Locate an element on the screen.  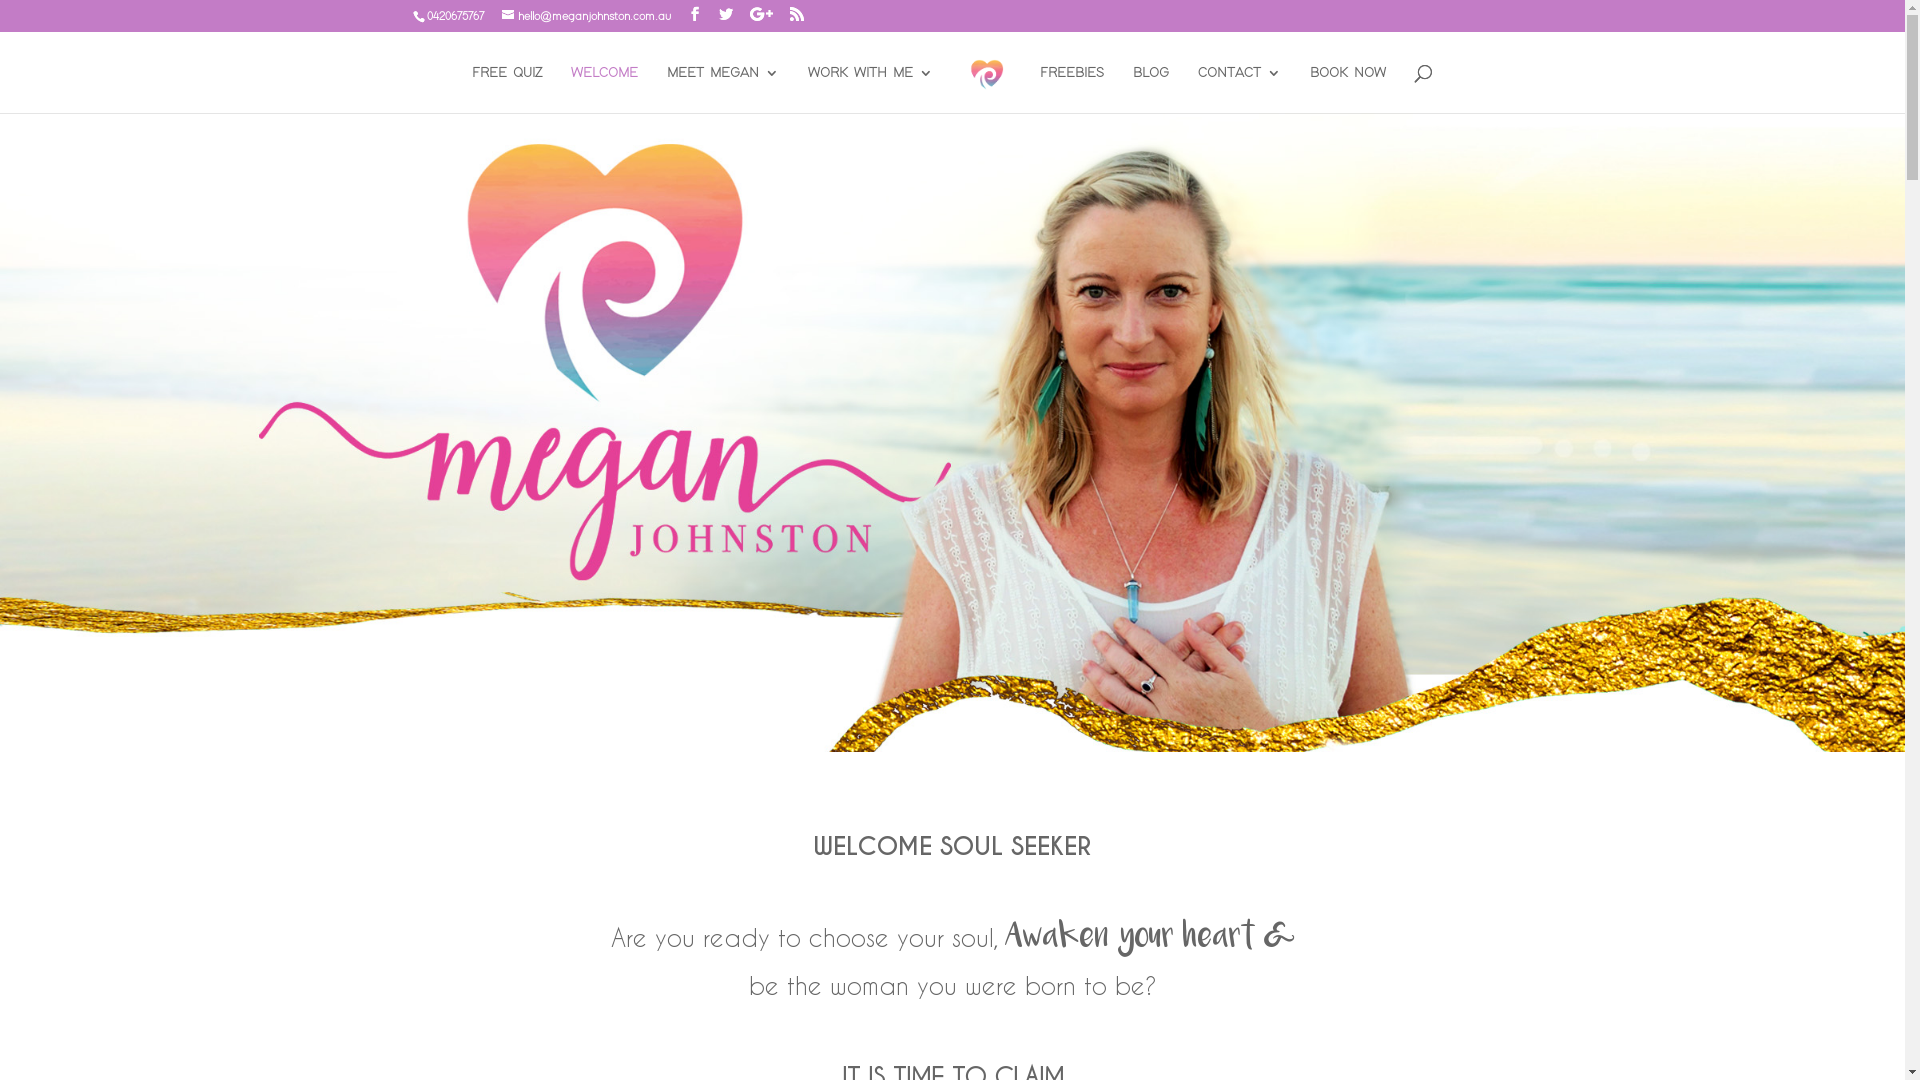
'hello@meganjohnston.com.au' is located at coordinates (502, 16).